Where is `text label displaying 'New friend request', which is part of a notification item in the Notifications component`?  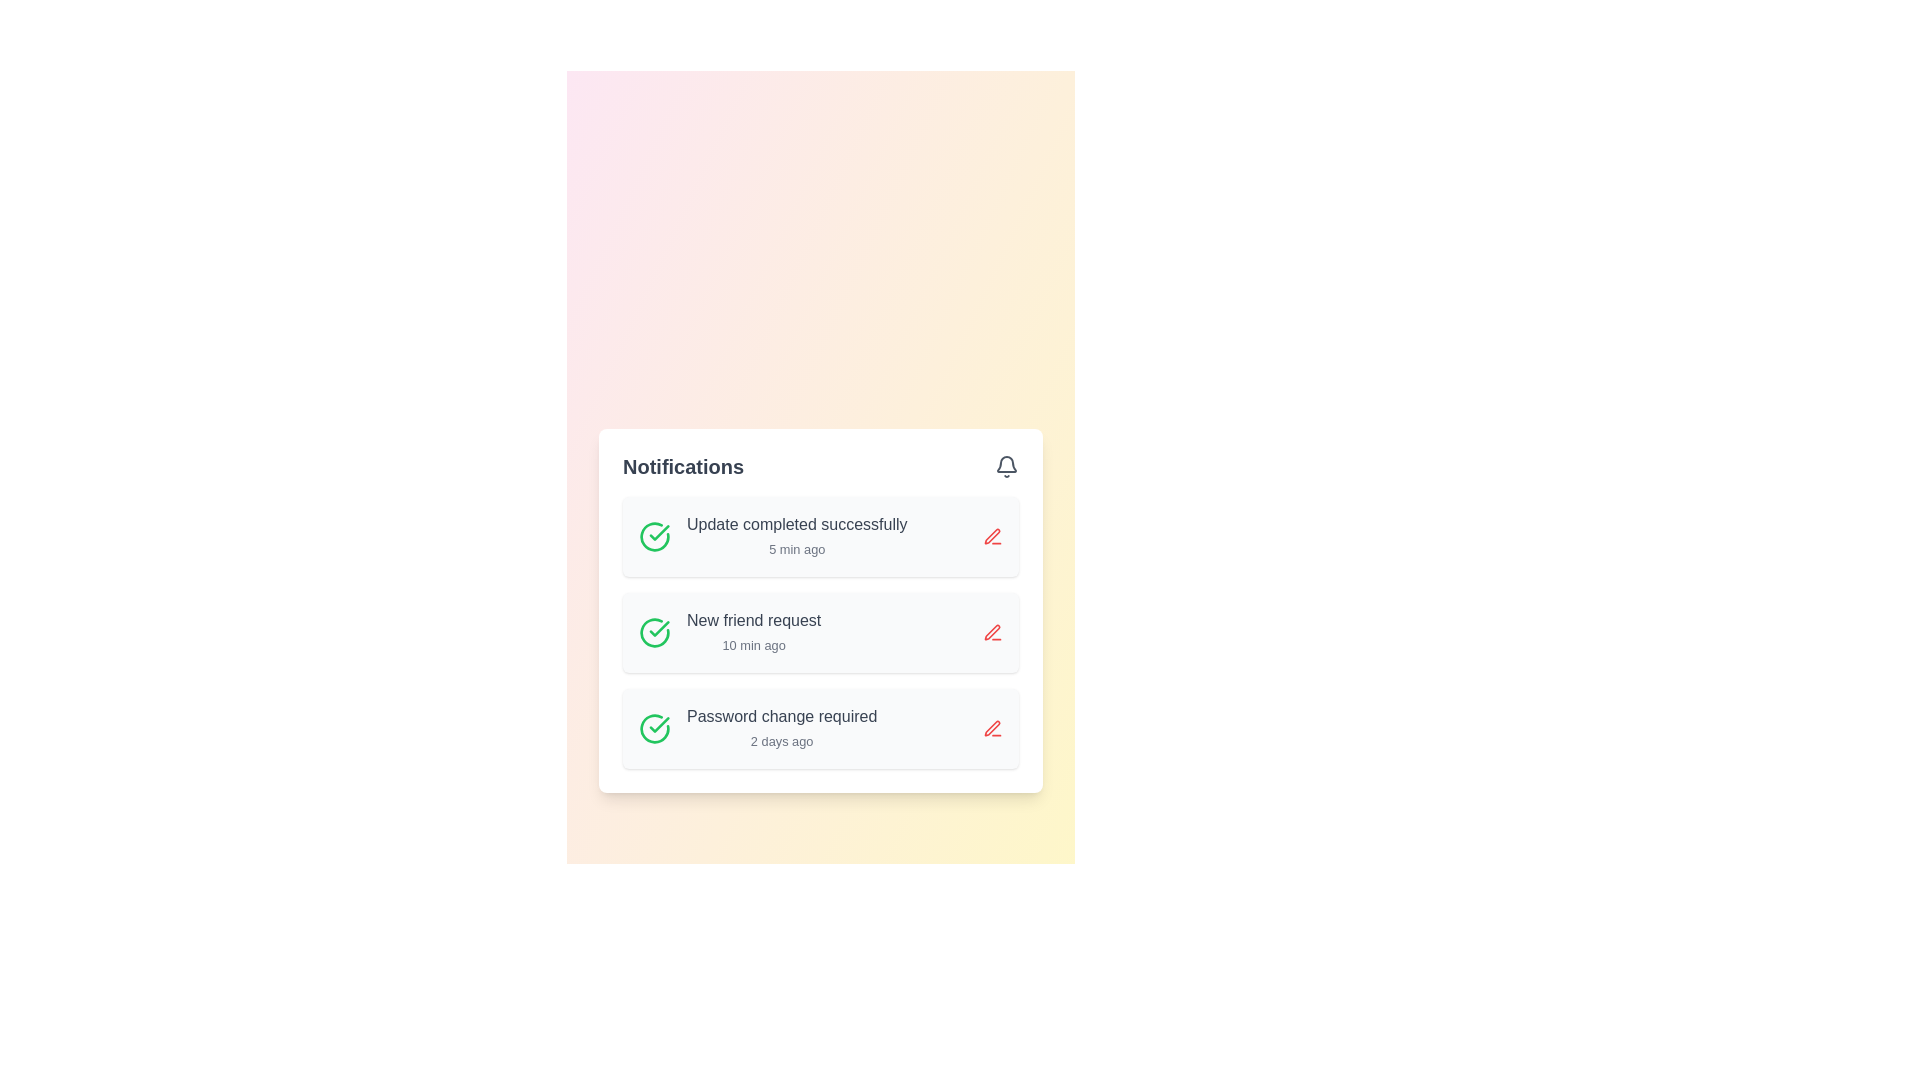 text label displaying 'New friend request', which is part of a notification item in the Notifications component is located at coordinates (753, 620).